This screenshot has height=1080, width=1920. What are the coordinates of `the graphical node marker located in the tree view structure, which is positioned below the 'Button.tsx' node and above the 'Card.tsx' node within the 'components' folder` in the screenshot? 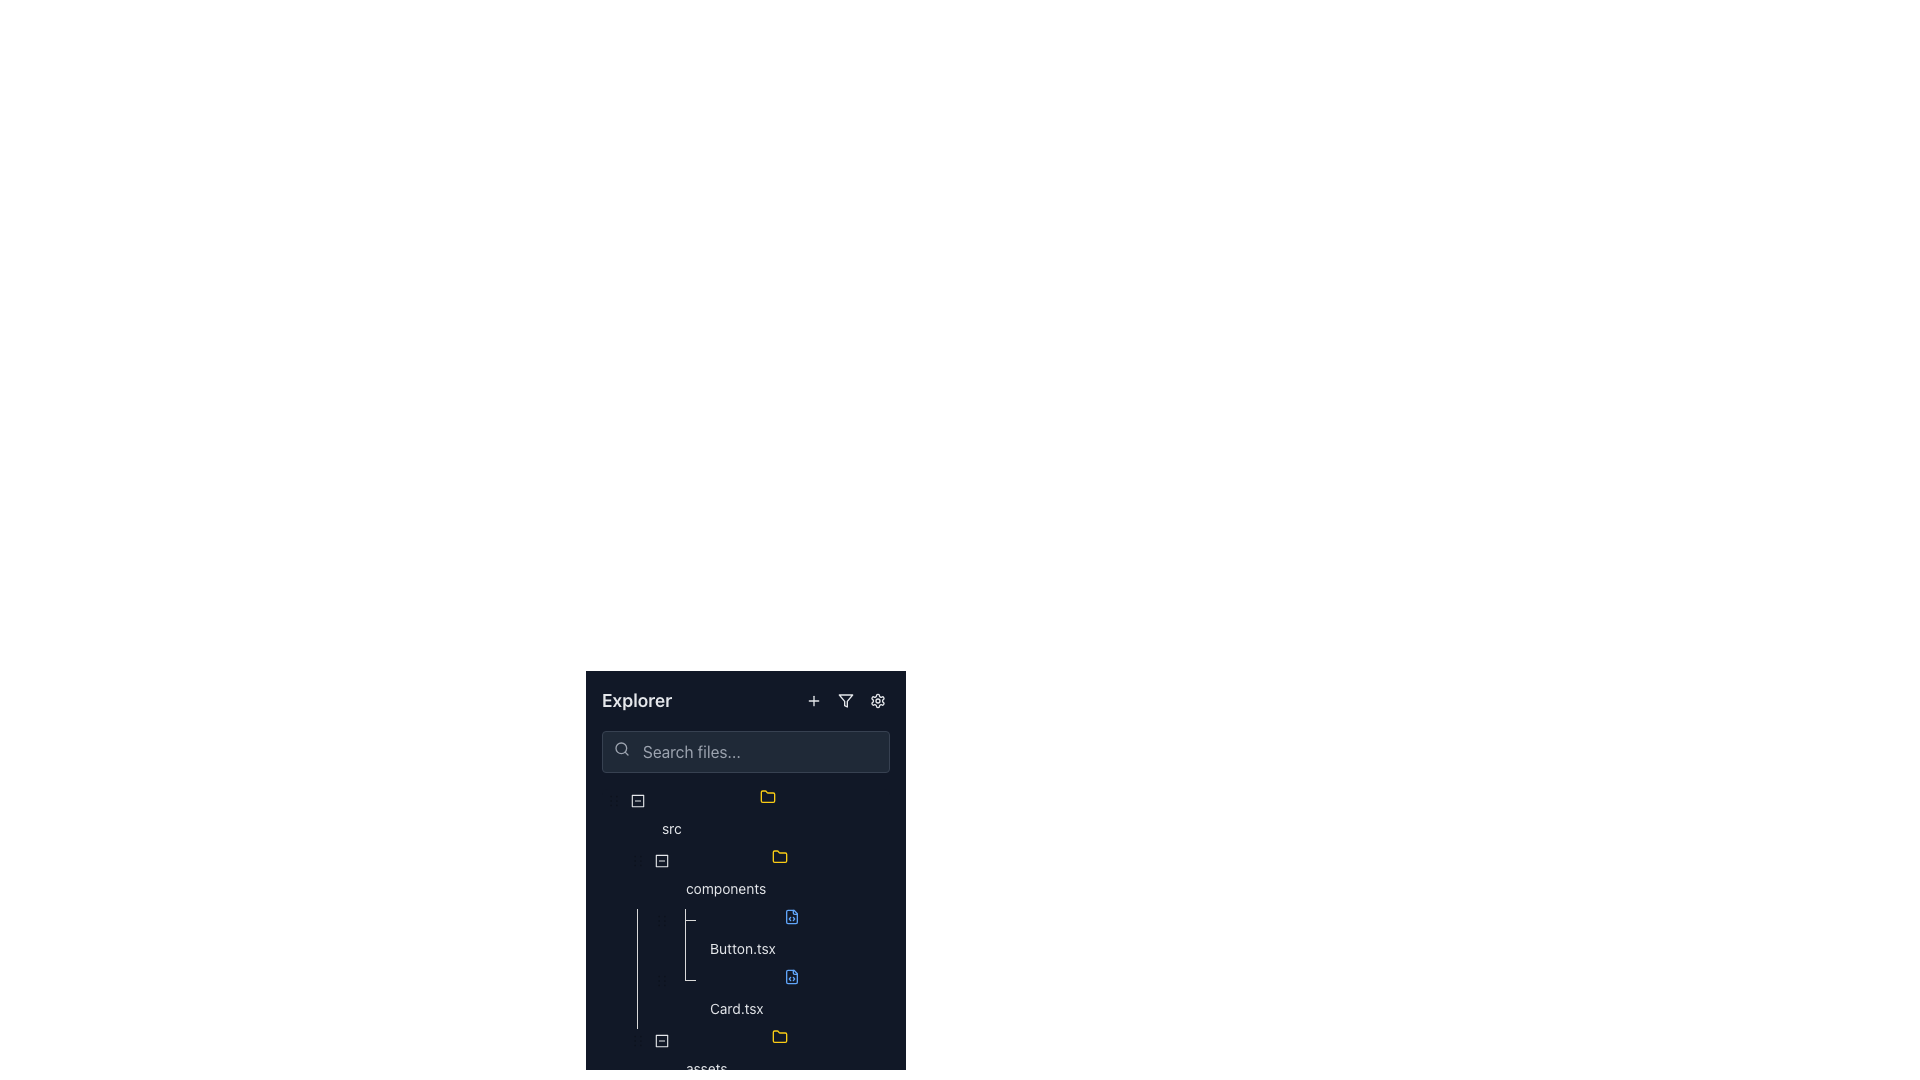 It's located at (662, 979).